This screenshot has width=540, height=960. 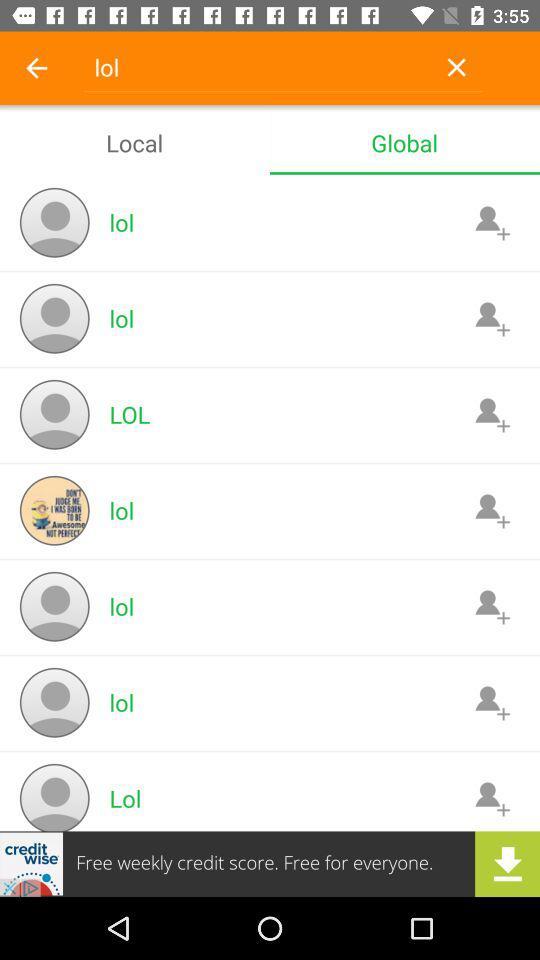 I want to click on contact icon, so click(x=491, y=702).